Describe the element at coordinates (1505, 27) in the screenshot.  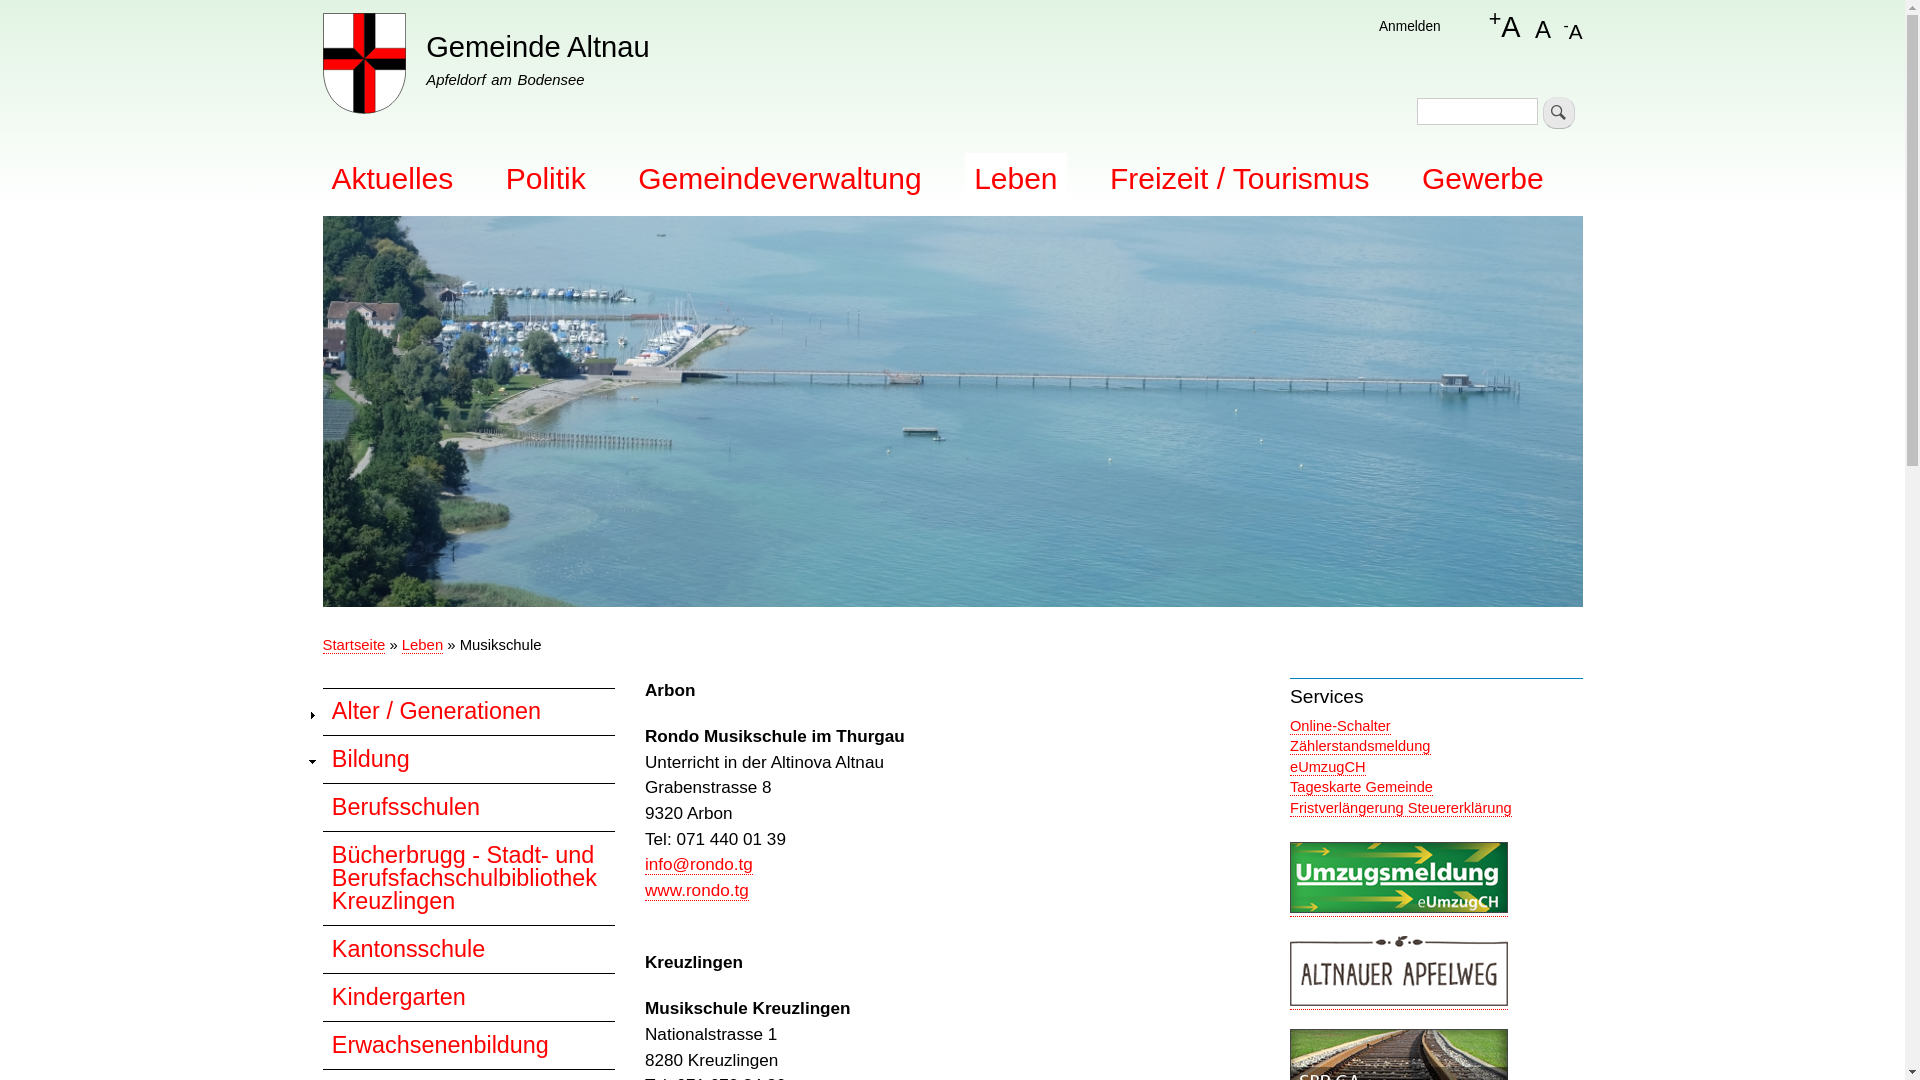
I see `'+A'` at that location.